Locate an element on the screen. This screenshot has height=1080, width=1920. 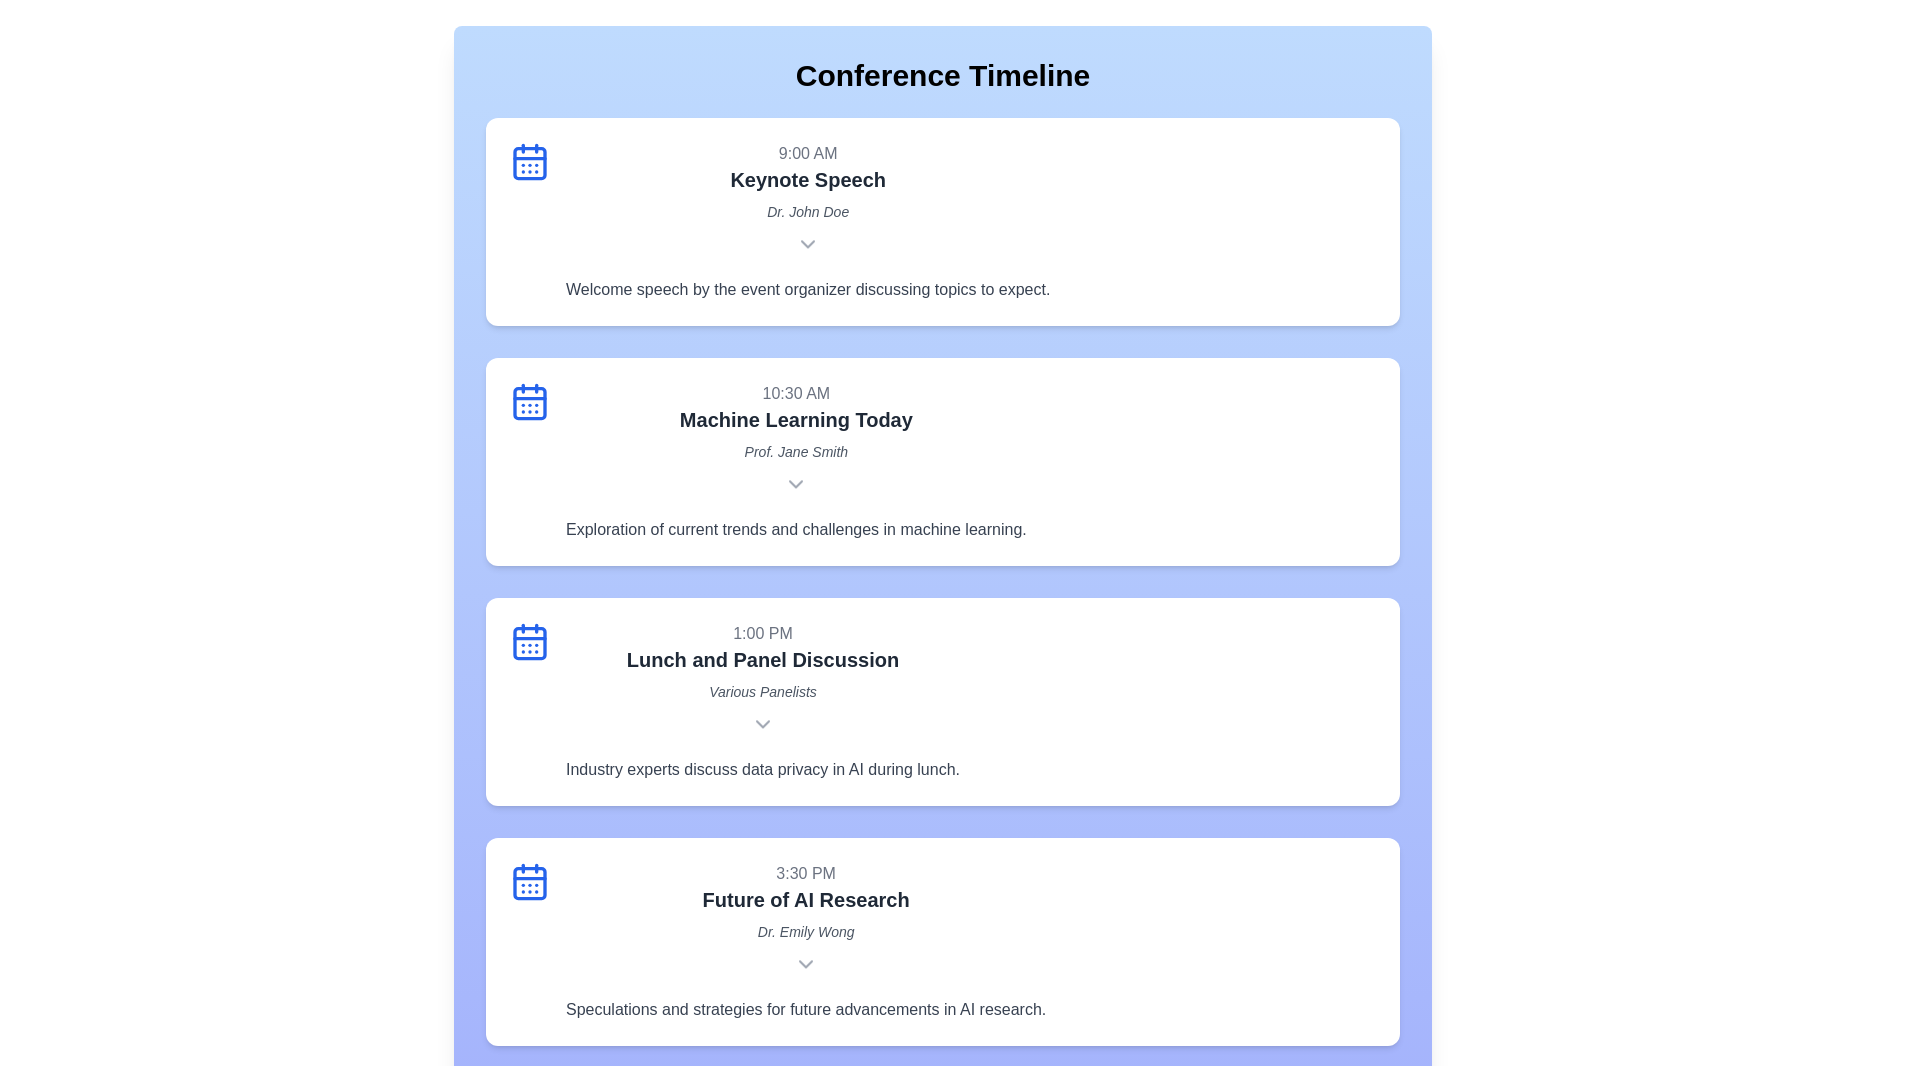
the decorative part of the calendar icon located in the top-left corner of the white card for the 'Lunch and Panel Discussion' event is located at coordinates (529, 643).